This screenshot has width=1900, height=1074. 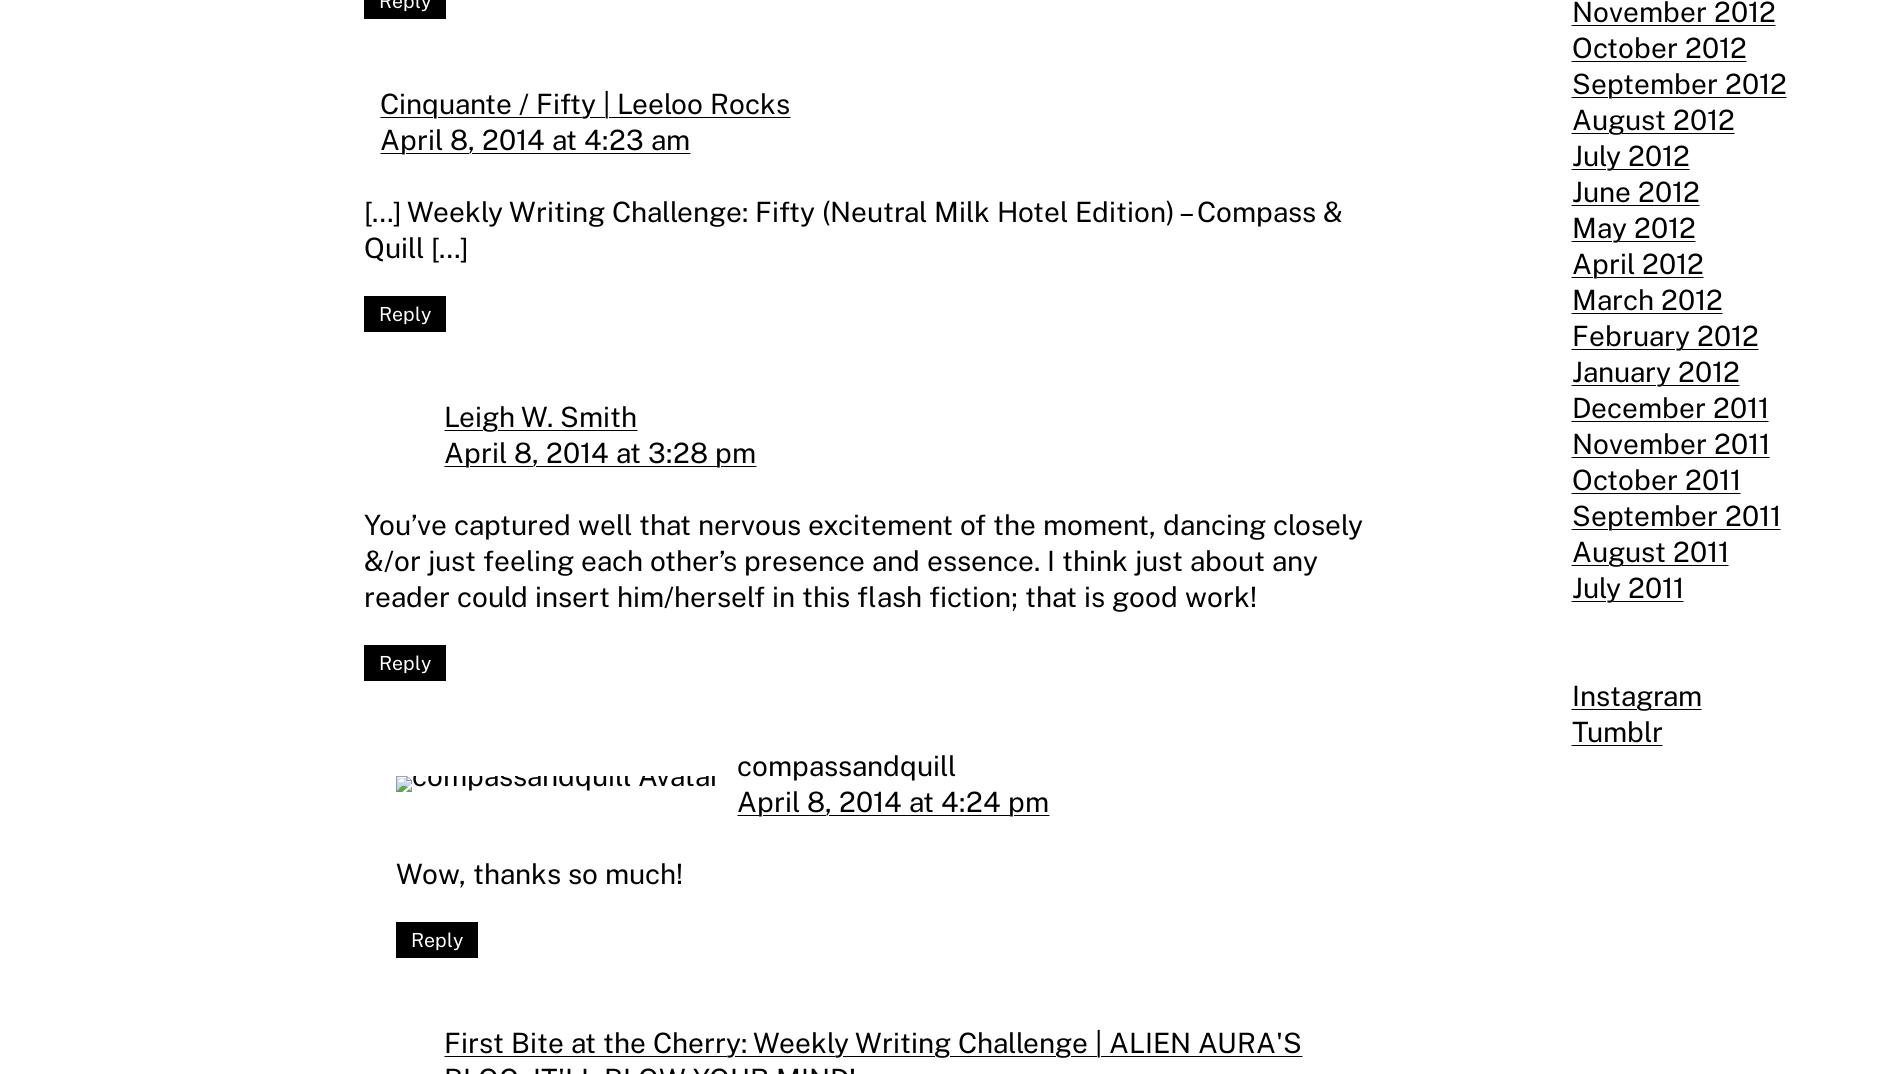 I want to click on 'March 2012', so click(x=1646, y=299).